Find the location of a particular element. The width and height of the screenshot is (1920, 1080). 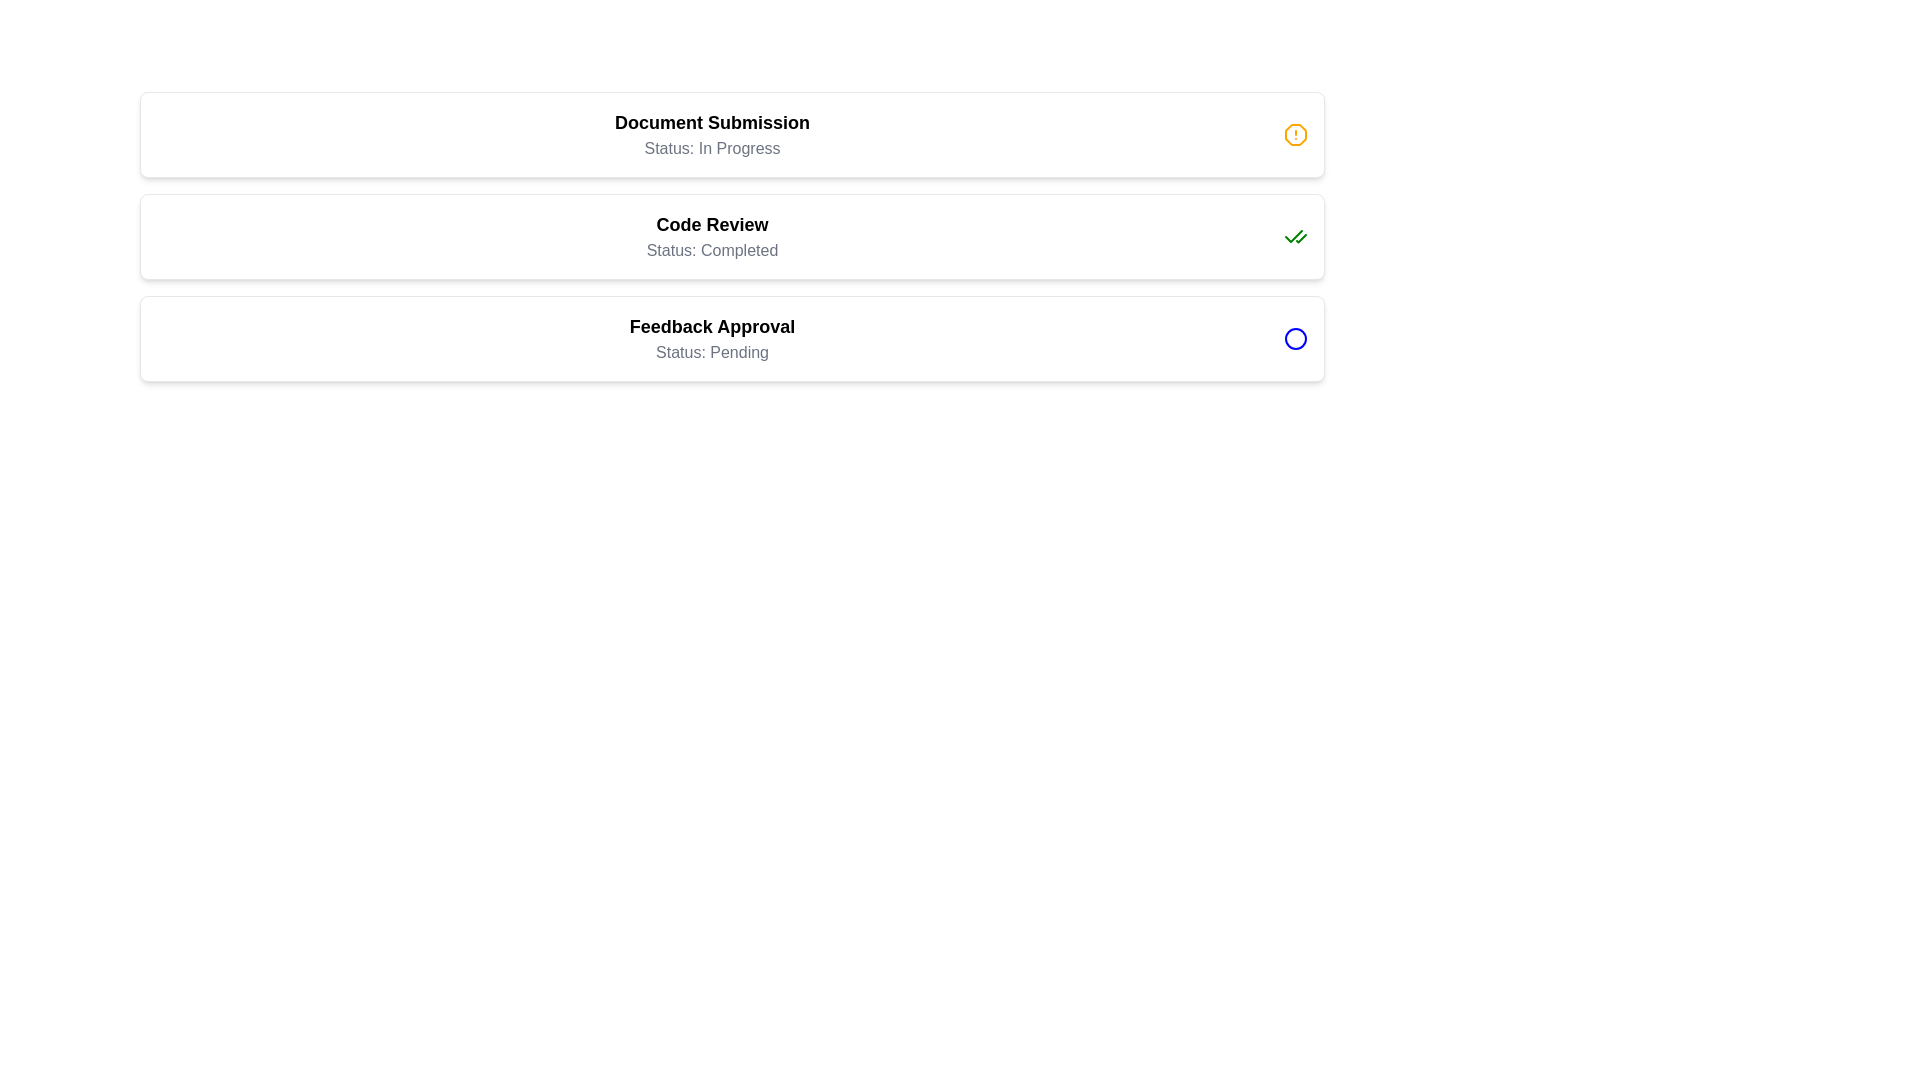

the 'Feedback Approval' text label within the card component that contains the status 'Pending', which is the third card in the vertically stacked list is located at coordinates (712, 338).